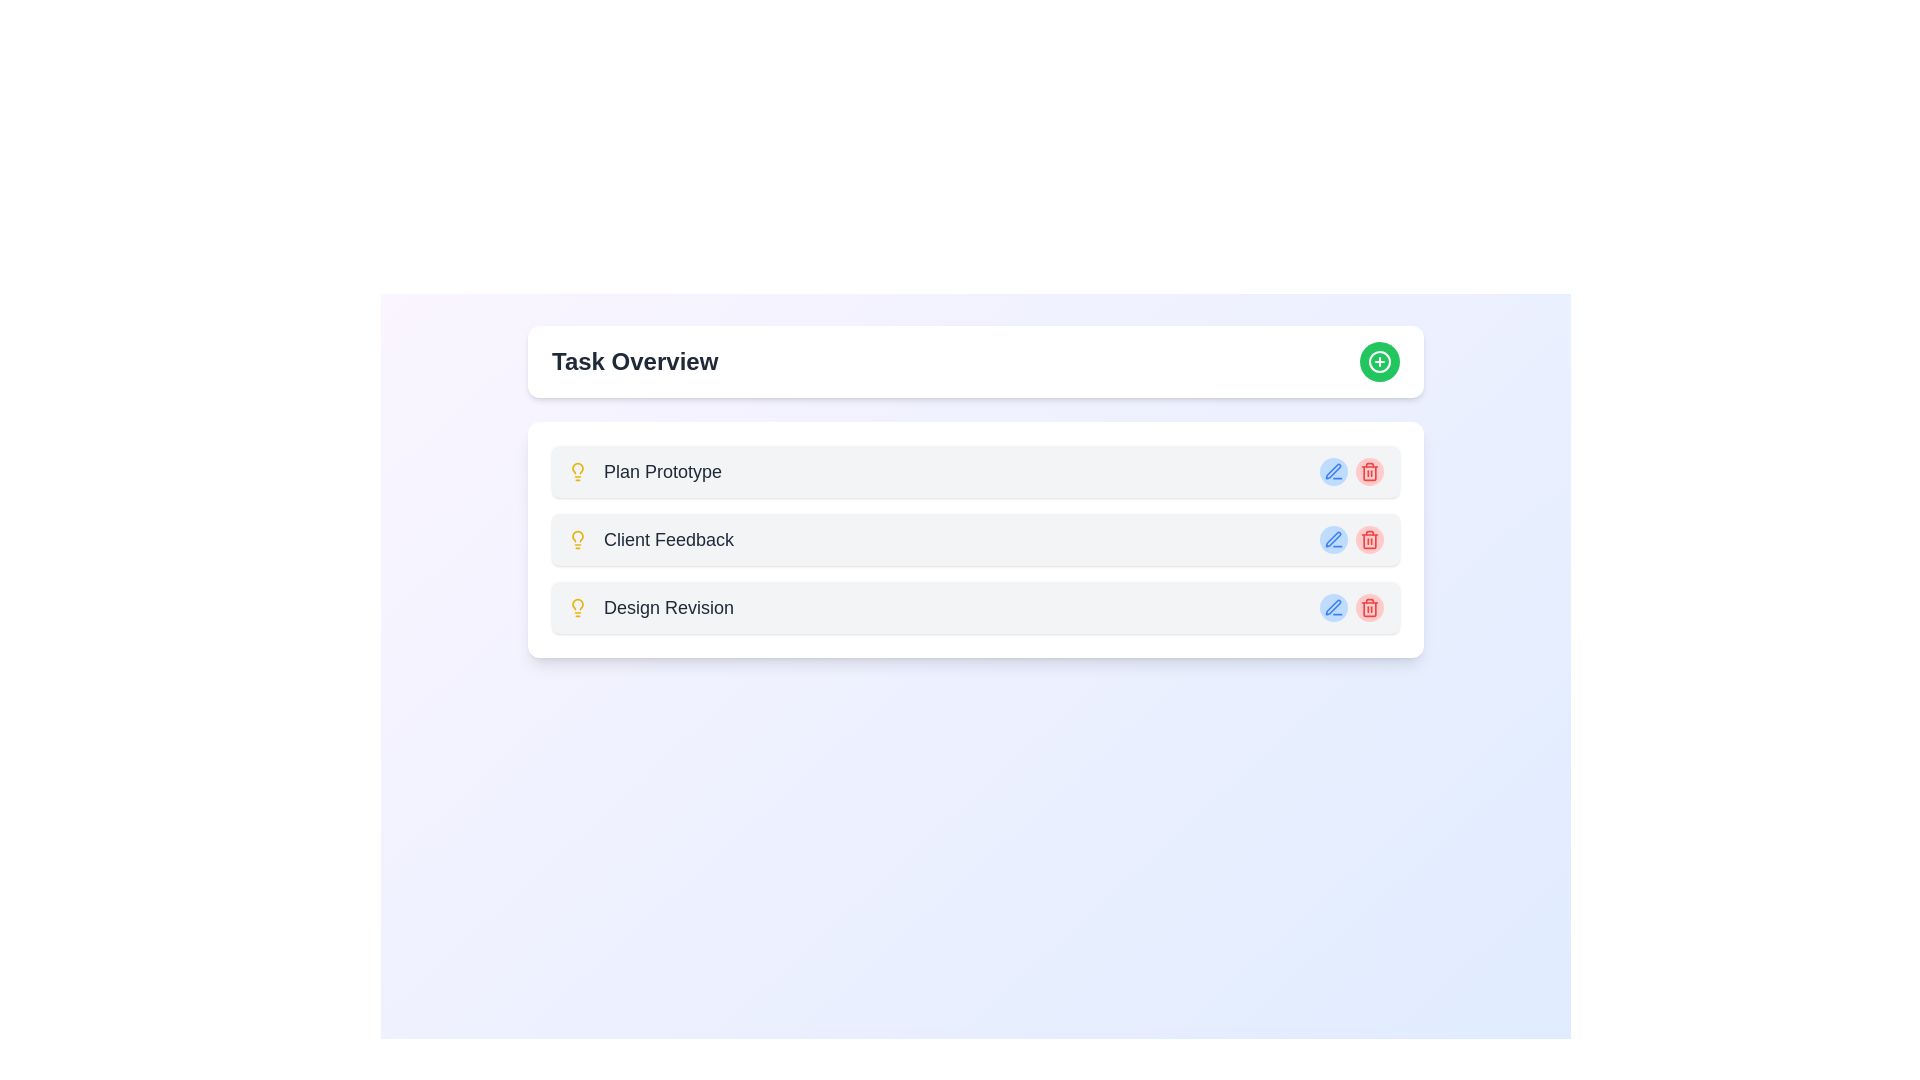 The image size is (1920, 1080). I want to click on the third red trash bin icon button for the 'Design Revision' task, so click(1368, 607).